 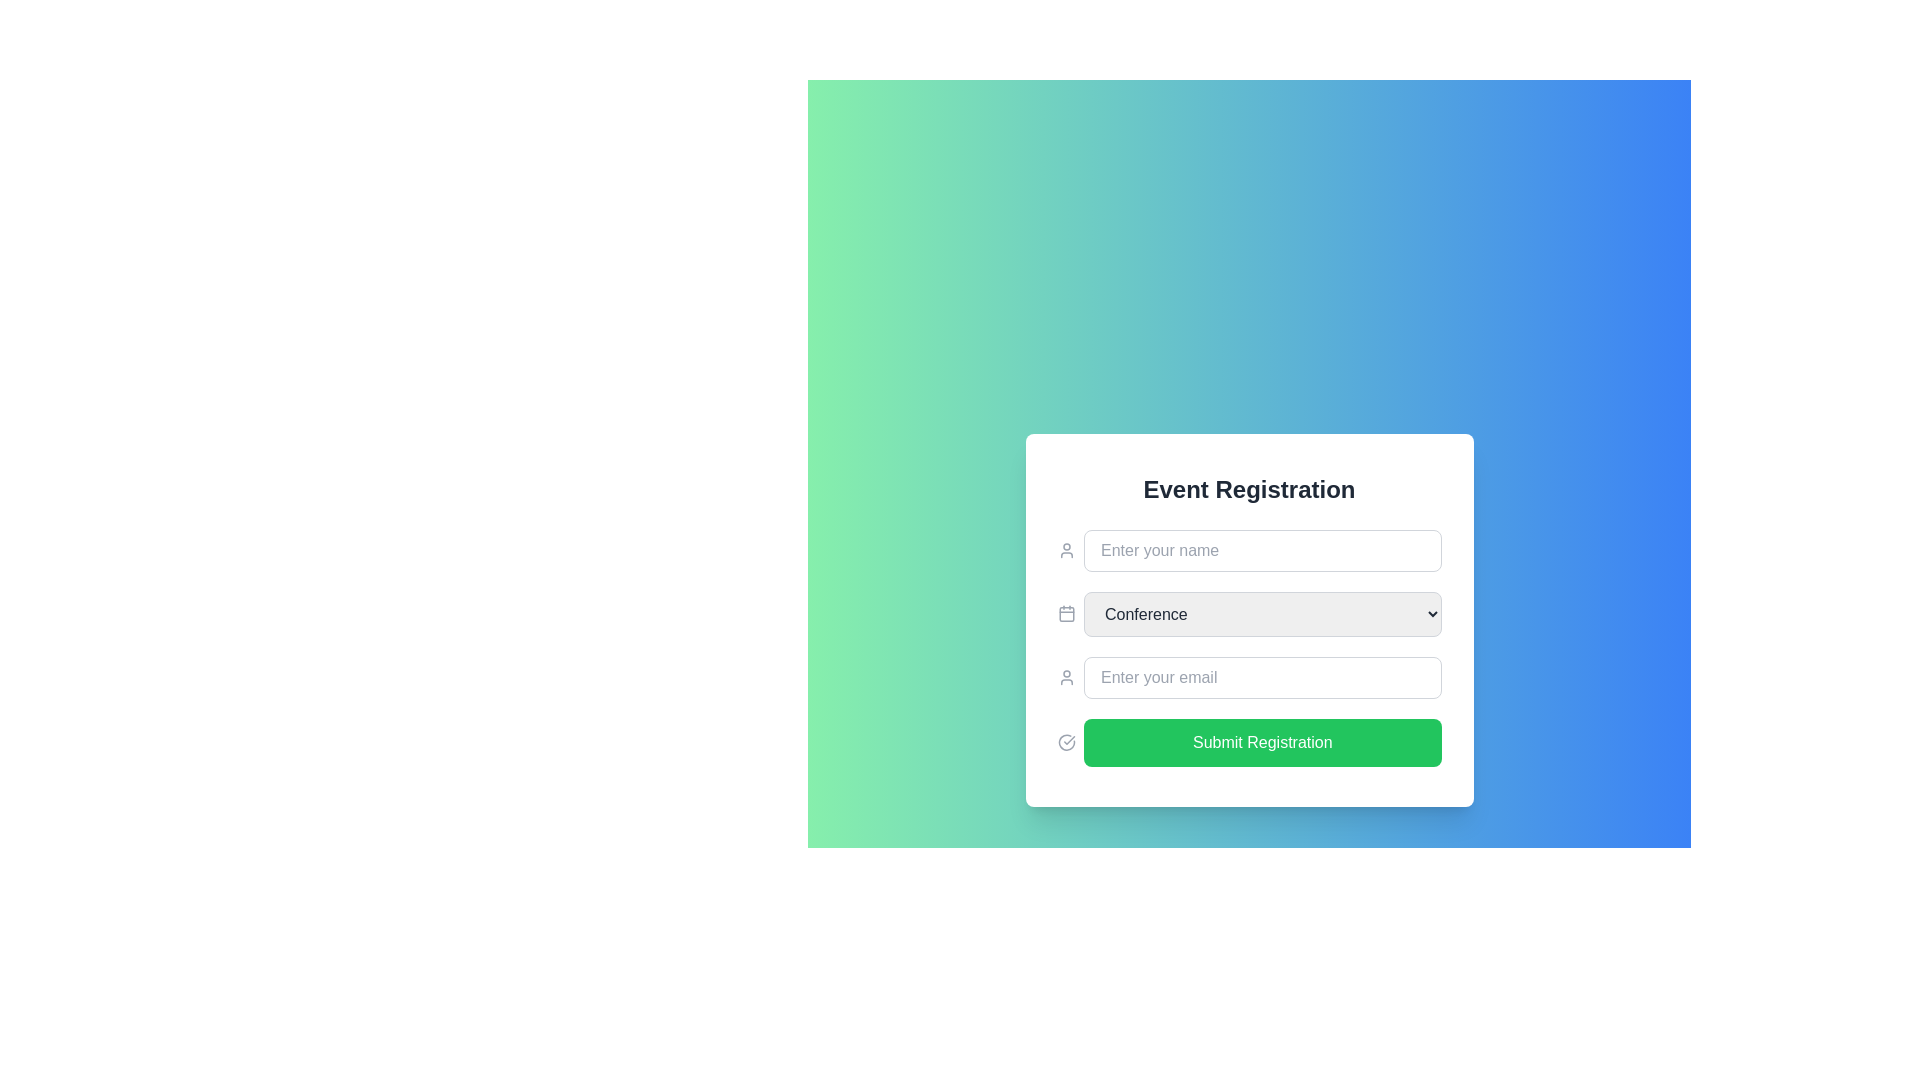 What do you see at coordinates (1065, 613) in the screenshot?
I see `the calendar icon located to the left of the 'Conference' input field in the Event Registration form` at bounding box center [1065, 613].